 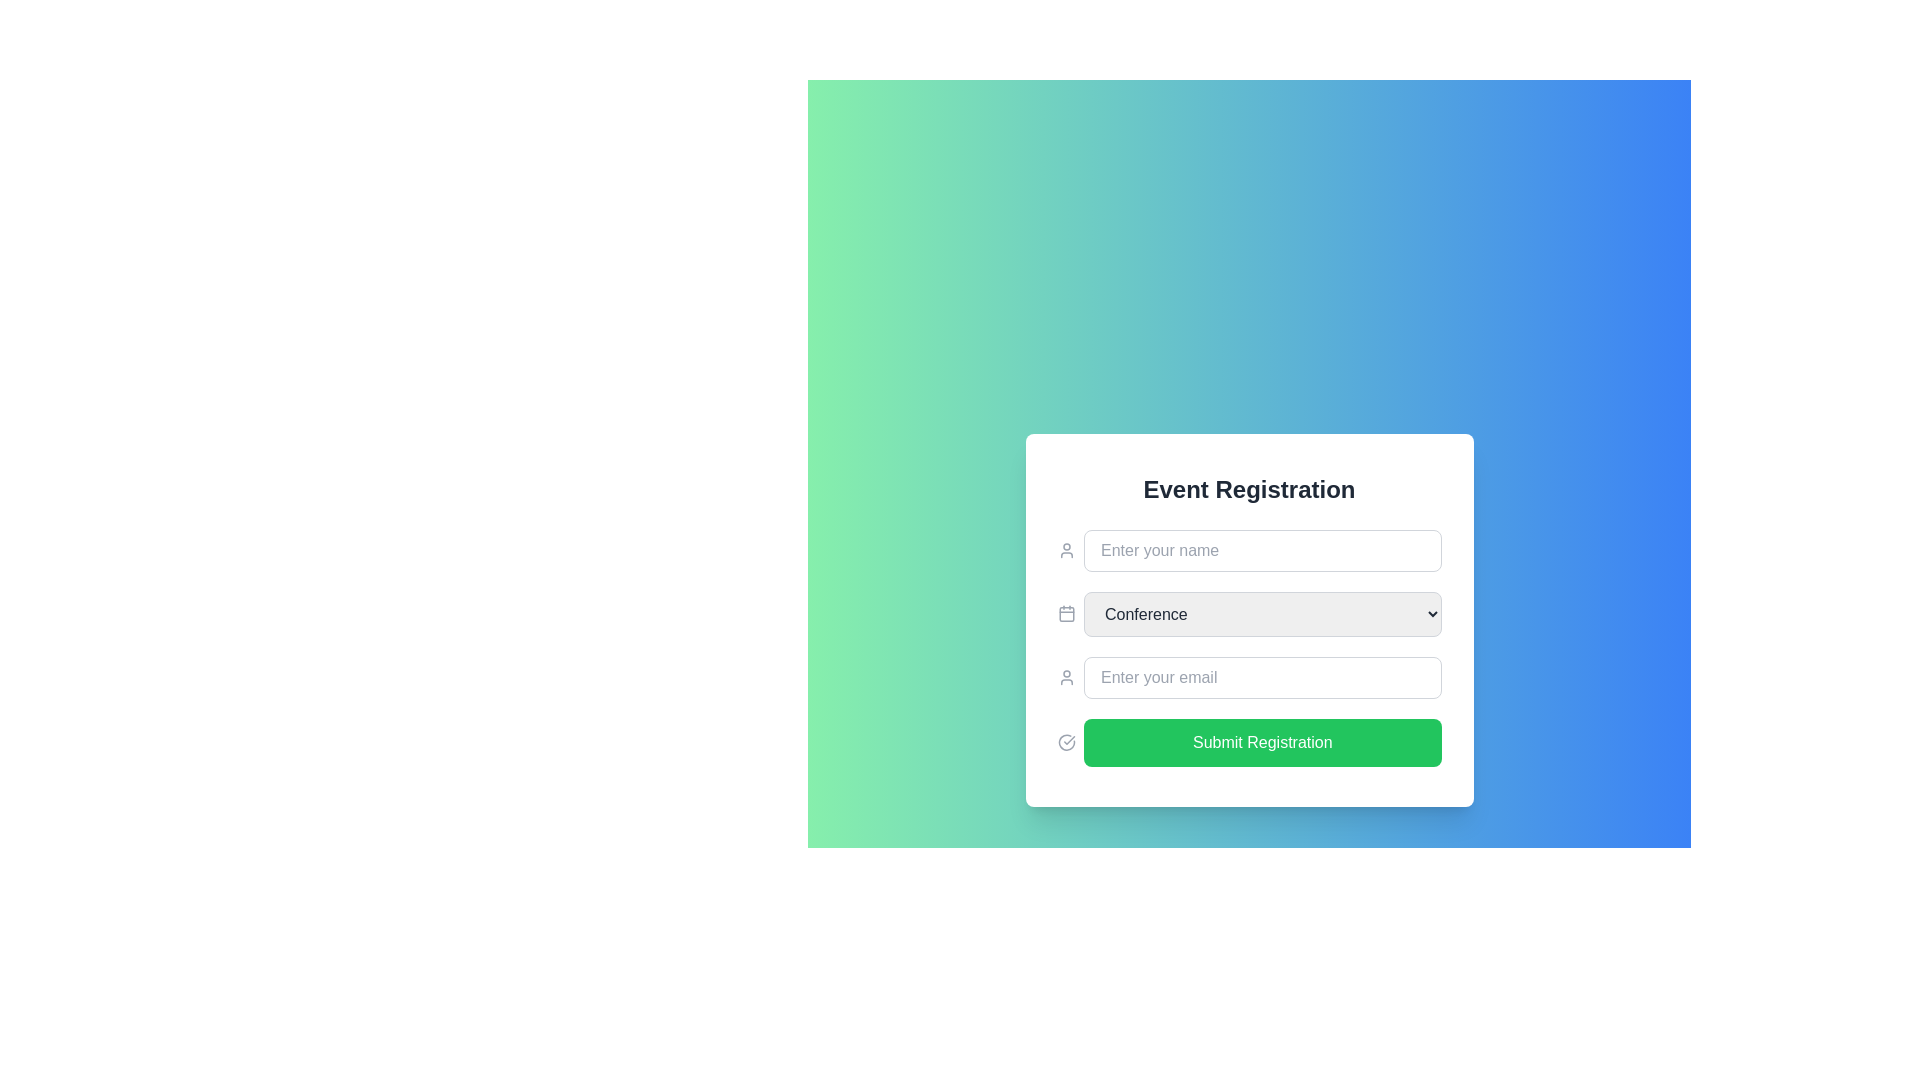 What do you see at coordinates (1065, 613) in the screenshot?
I see `the calendar icon located to the left of the 'Conference' input field in the Event Registration form` at bounding box center [1065, 613].